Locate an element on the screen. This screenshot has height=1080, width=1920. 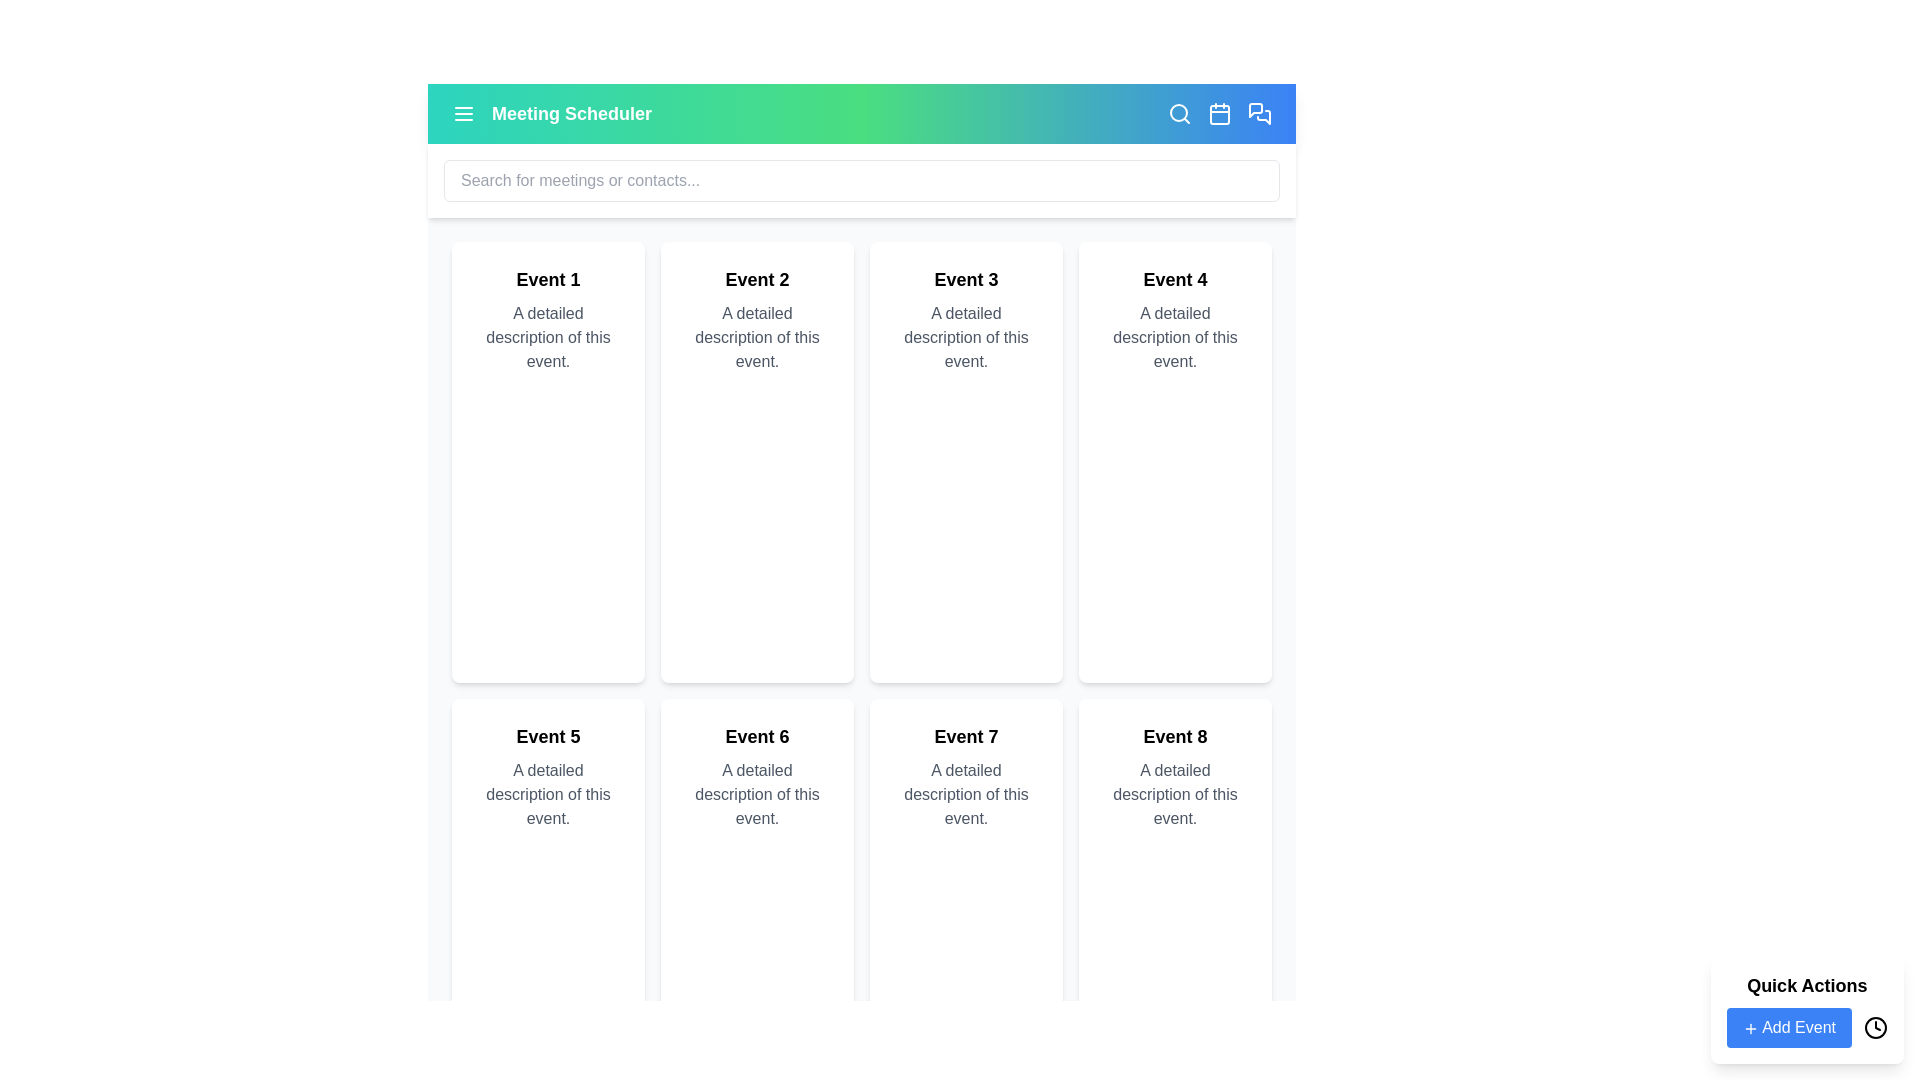
the Information card displaying details about Event 2, which is located in the top row and second column of the grid layout is located at coordinates (756, 462).